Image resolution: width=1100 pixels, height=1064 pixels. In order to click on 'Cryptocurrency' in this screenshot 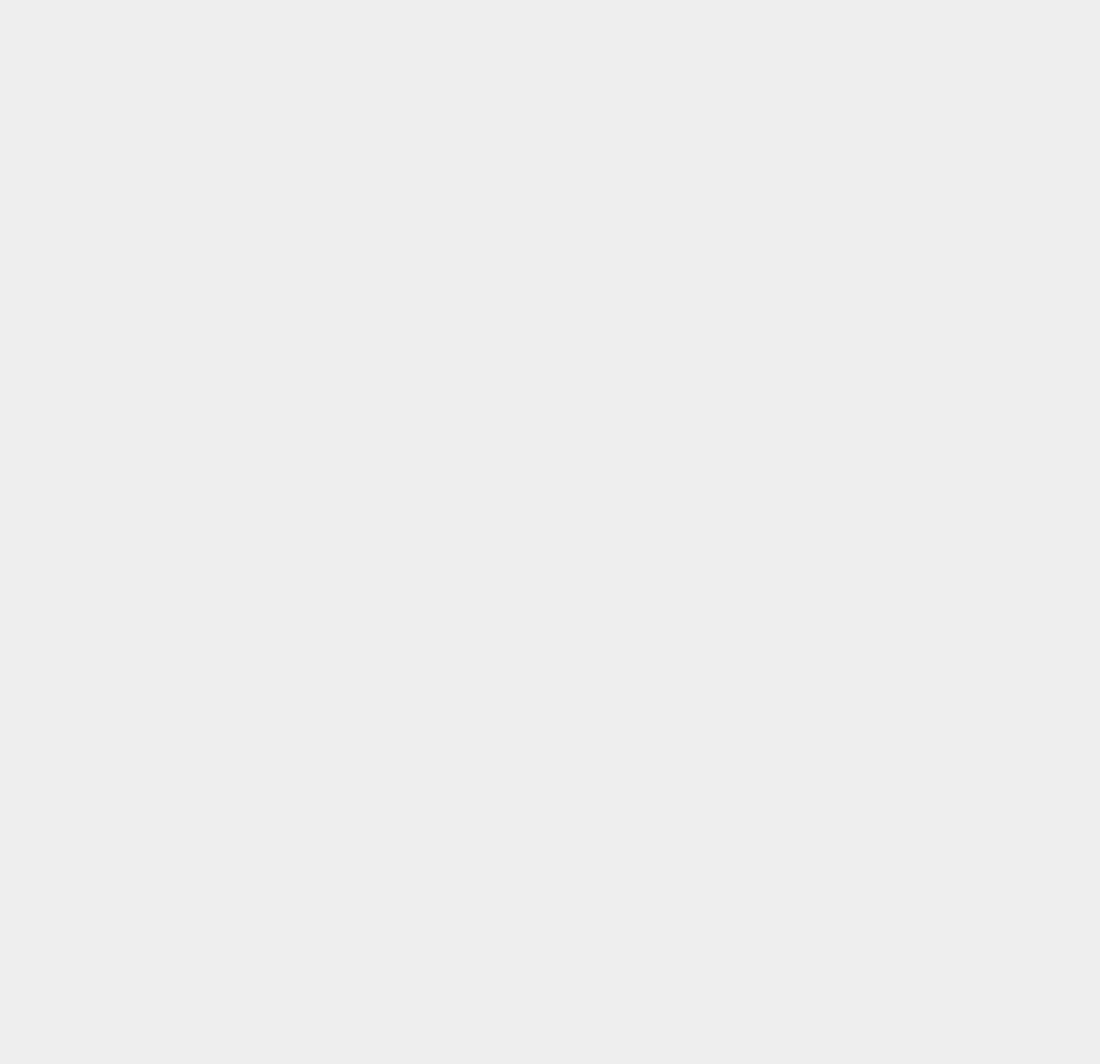, I will do `click(825, 556)`.